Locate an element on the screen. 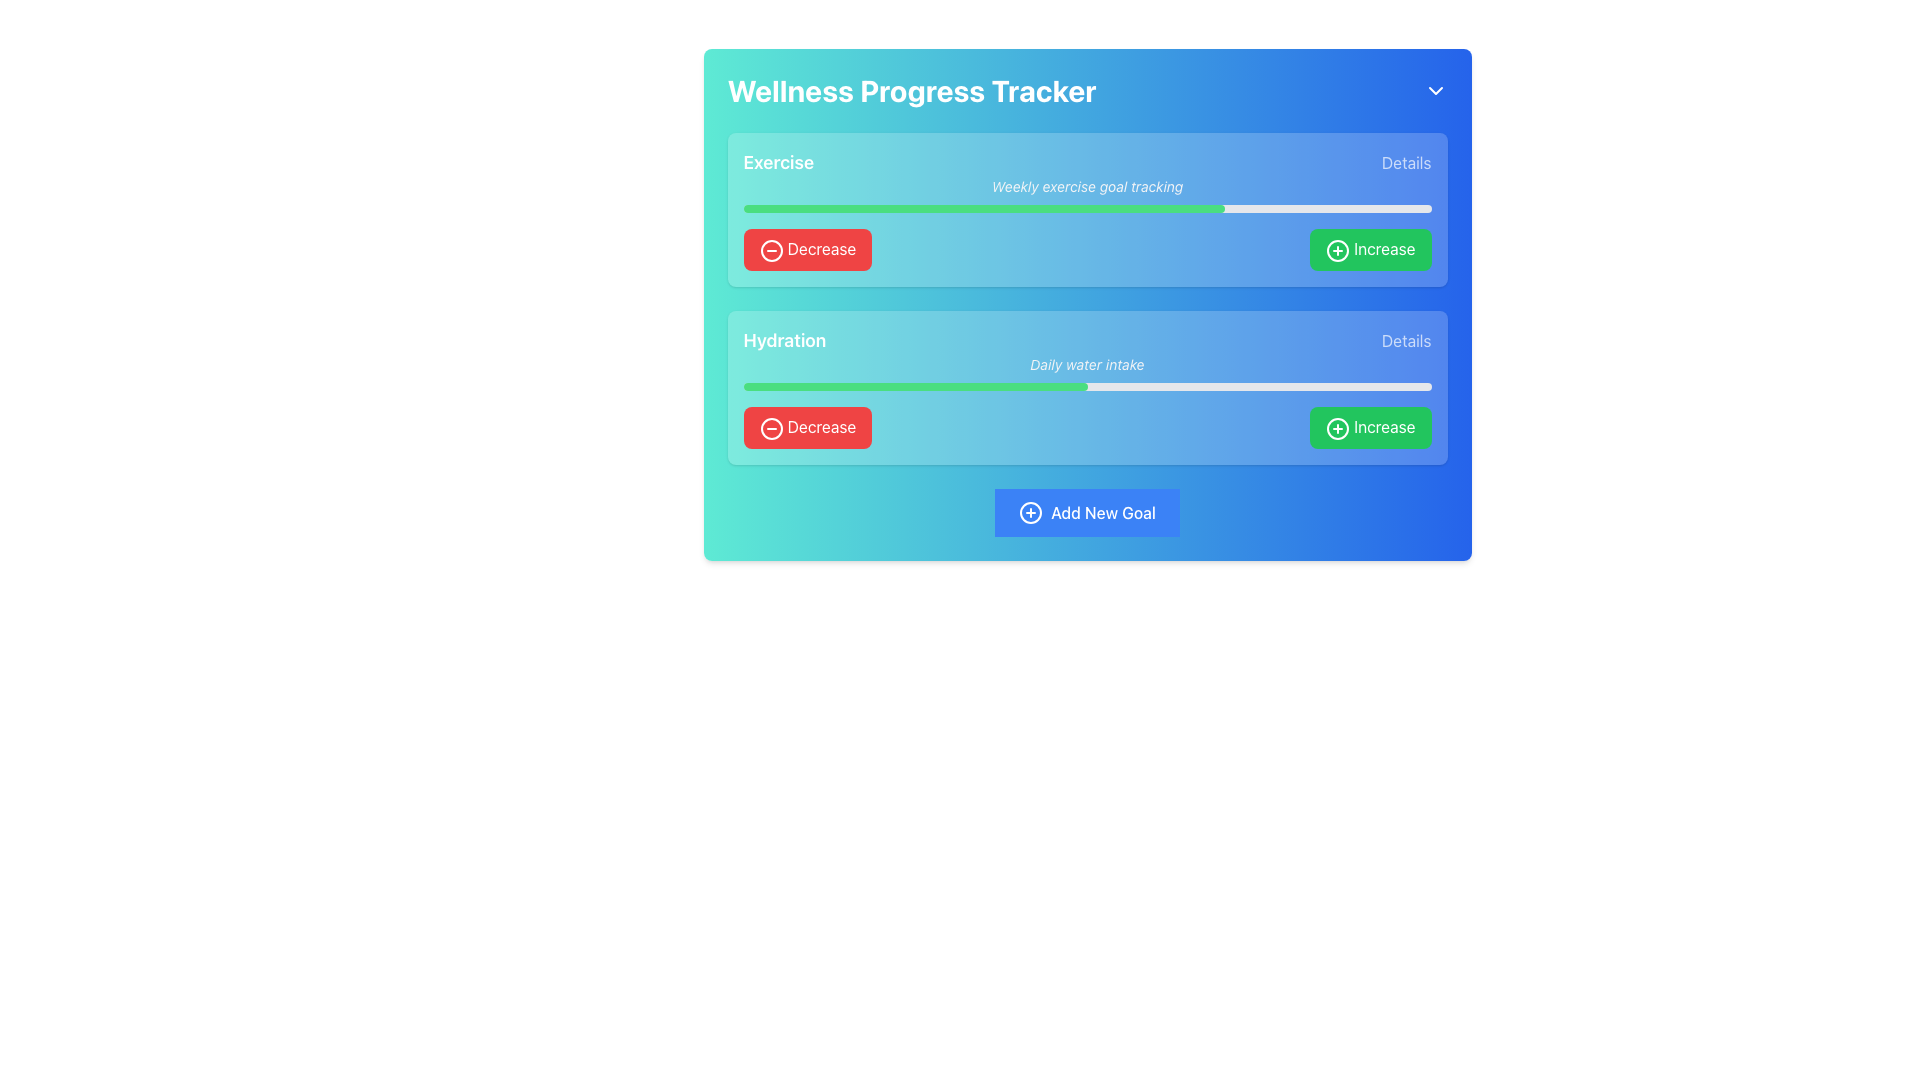 The image size is (1920, 1080). the Progress Bar that represents the user's water intake progress against a daily goal, located below the 'Daily water intake' text is located at coordinates (1086, 386).